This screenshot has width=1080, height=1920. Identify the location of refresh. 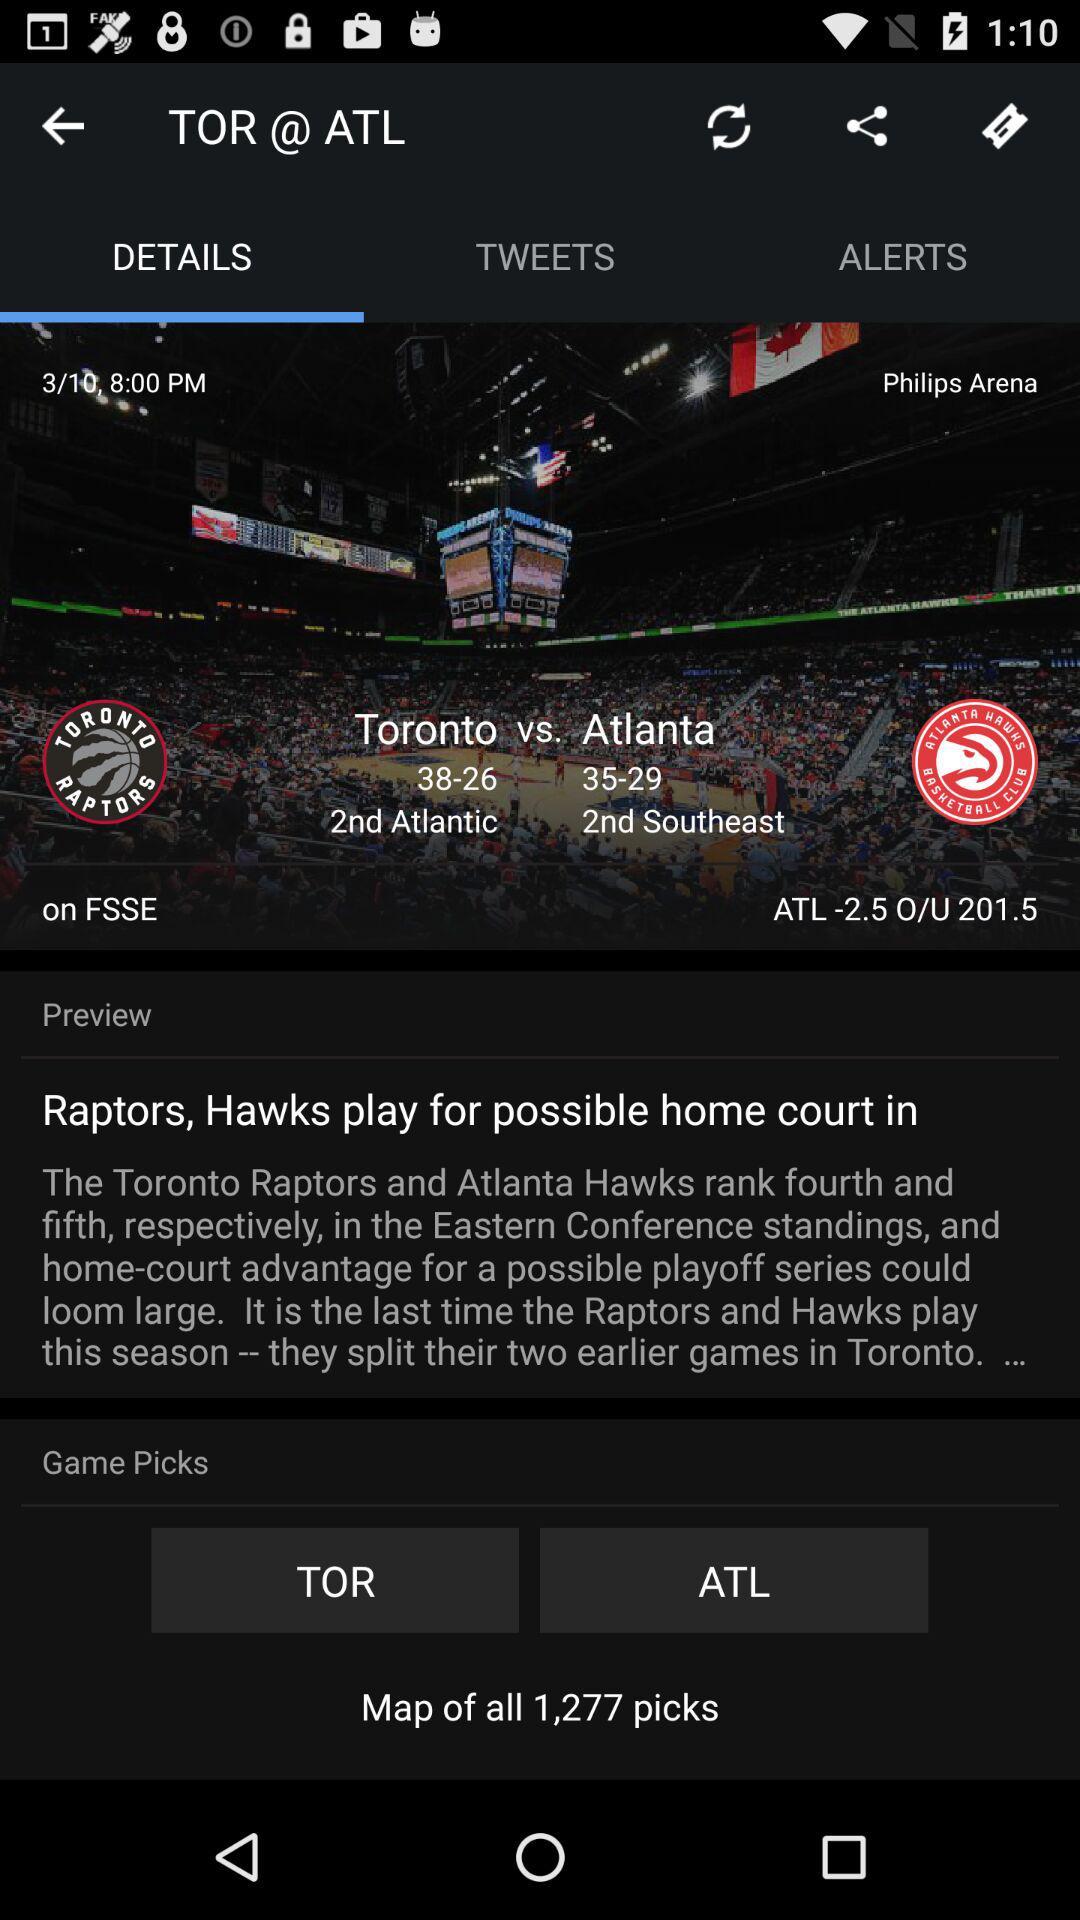
(729, 124).